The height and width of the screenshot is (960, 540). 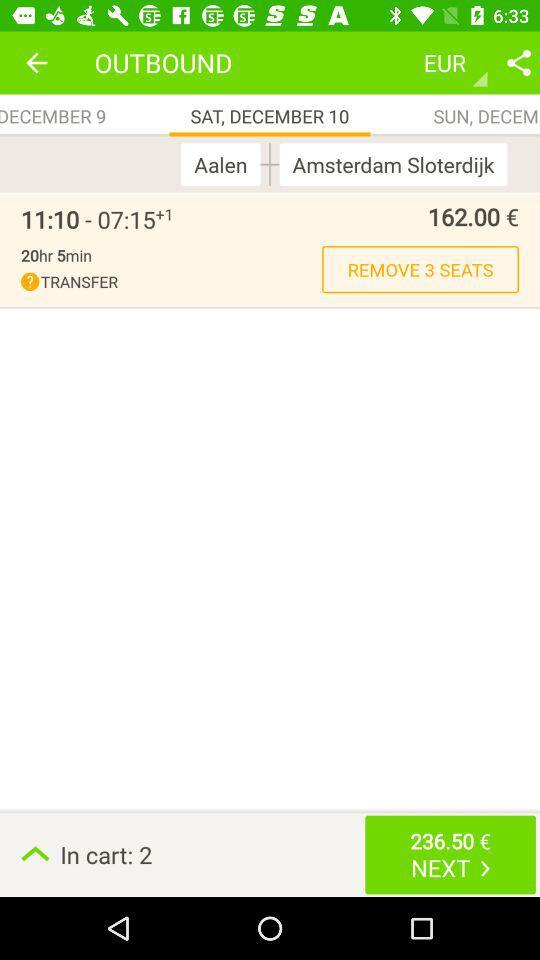 I want to click on item to the right of +1 item, so click(x=345, y=216).